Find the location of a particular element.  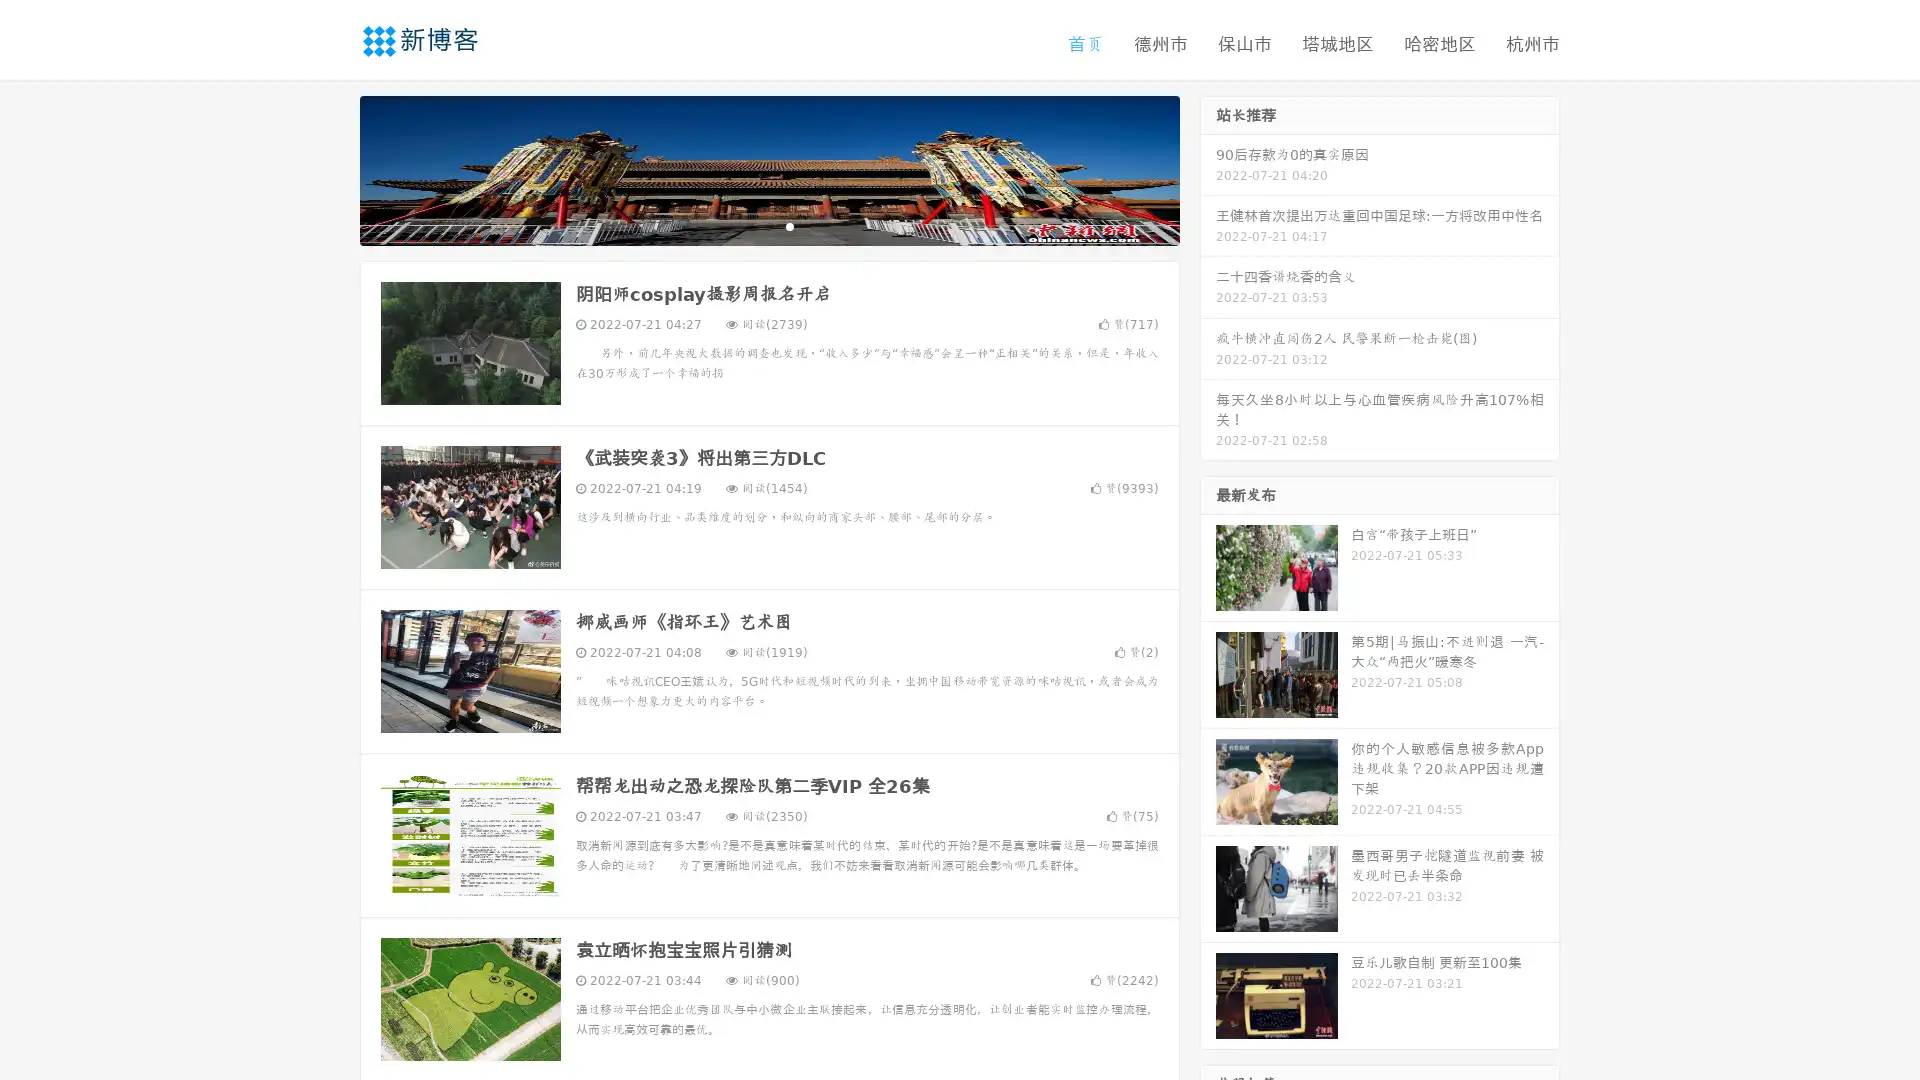

Previous slide is located at coordinates (330, 168).